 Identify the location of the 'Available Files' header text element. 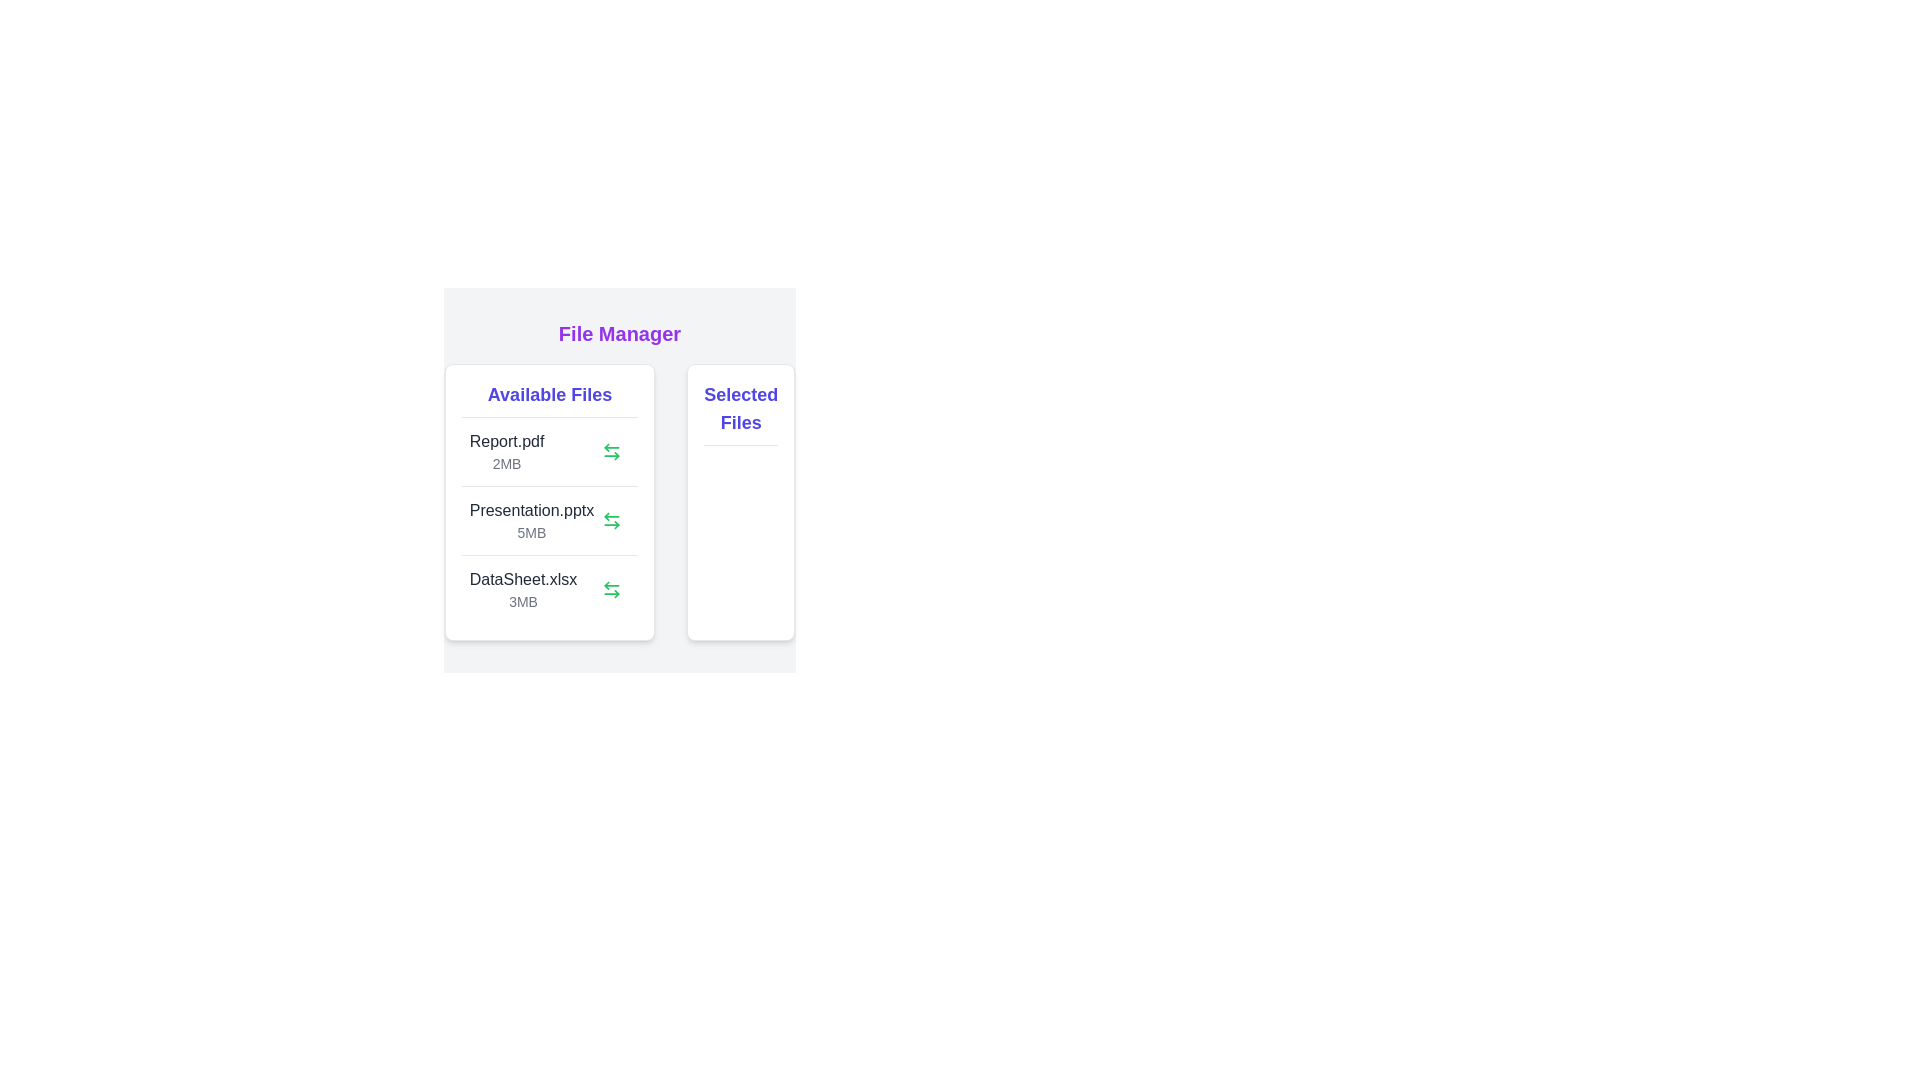
(549, 399).